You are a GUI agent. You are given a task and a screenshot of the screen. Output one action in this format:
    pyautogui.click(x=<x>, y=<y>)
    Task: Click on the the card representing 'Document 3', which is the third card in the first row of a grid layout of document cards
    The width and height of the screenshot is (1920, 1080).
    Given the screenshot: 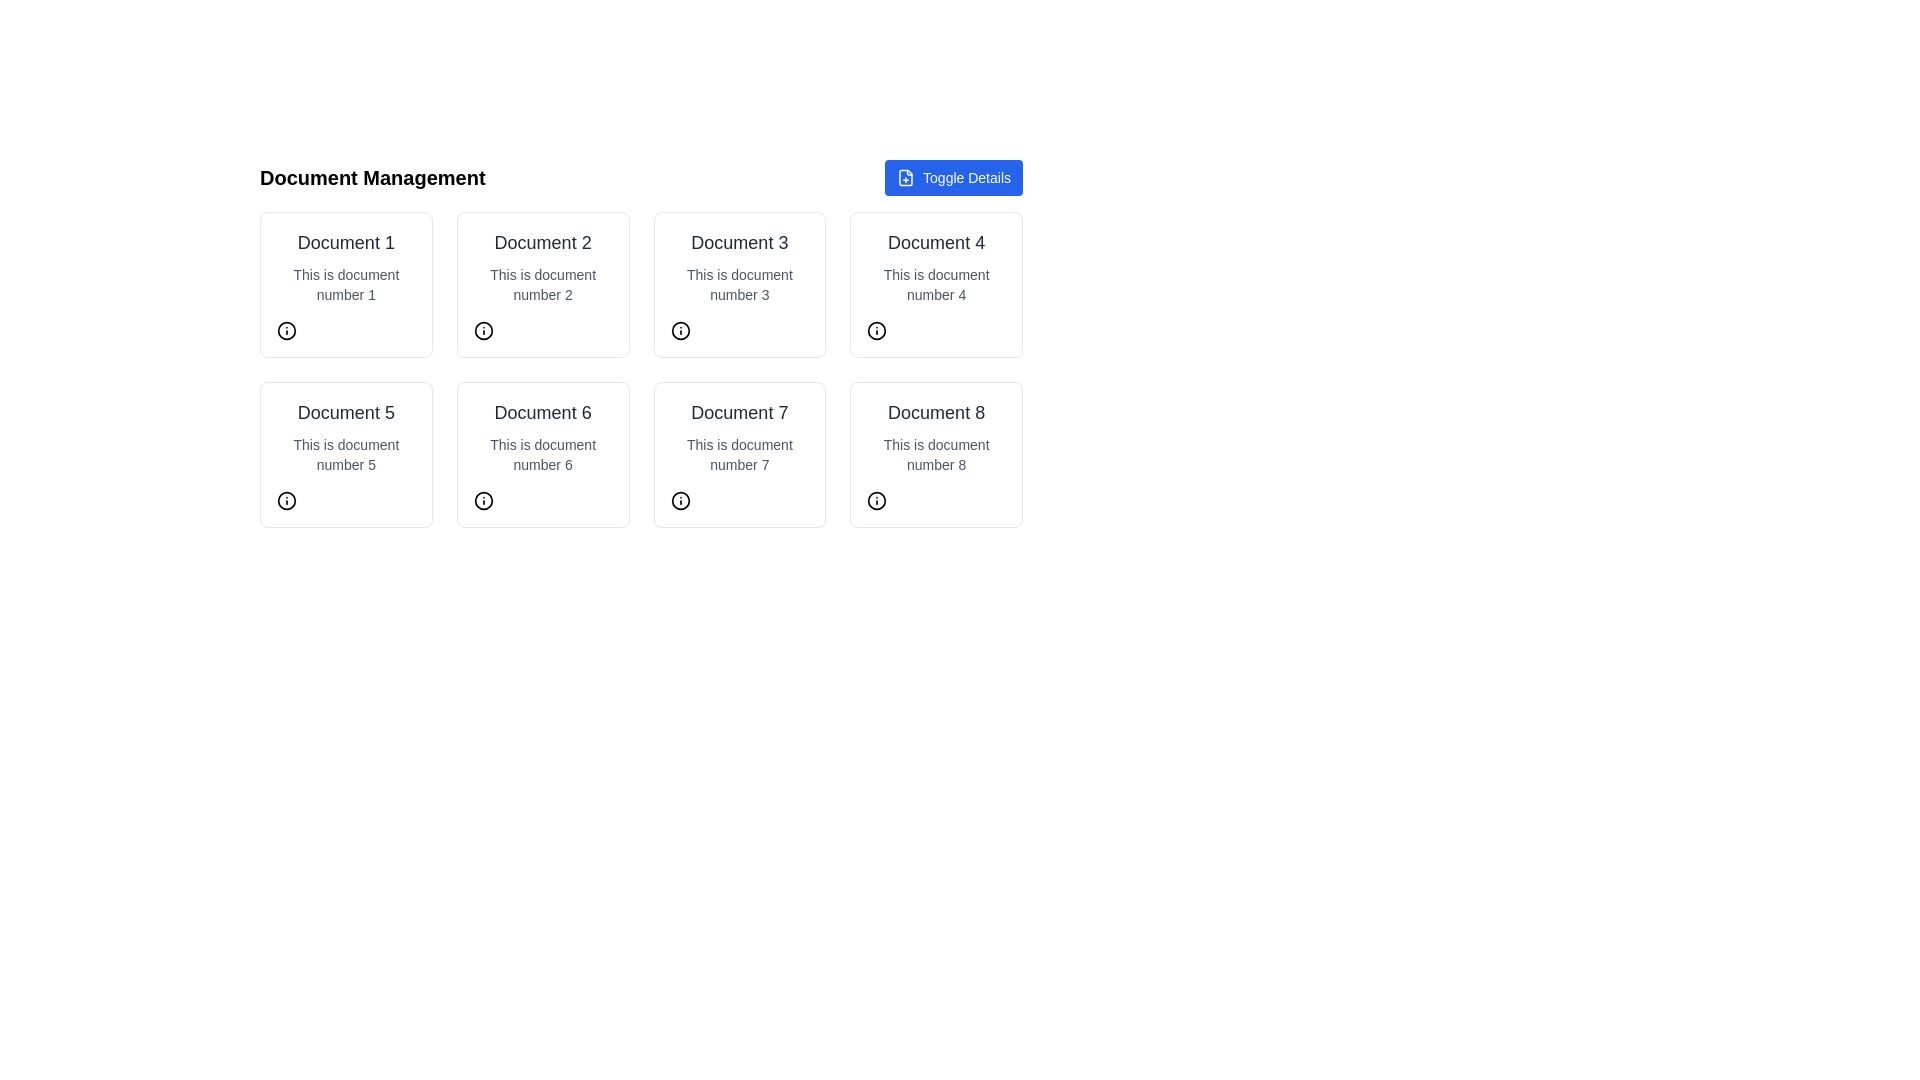 What is the action you would take?
    pyautogui.click(x=738, y=285)
    